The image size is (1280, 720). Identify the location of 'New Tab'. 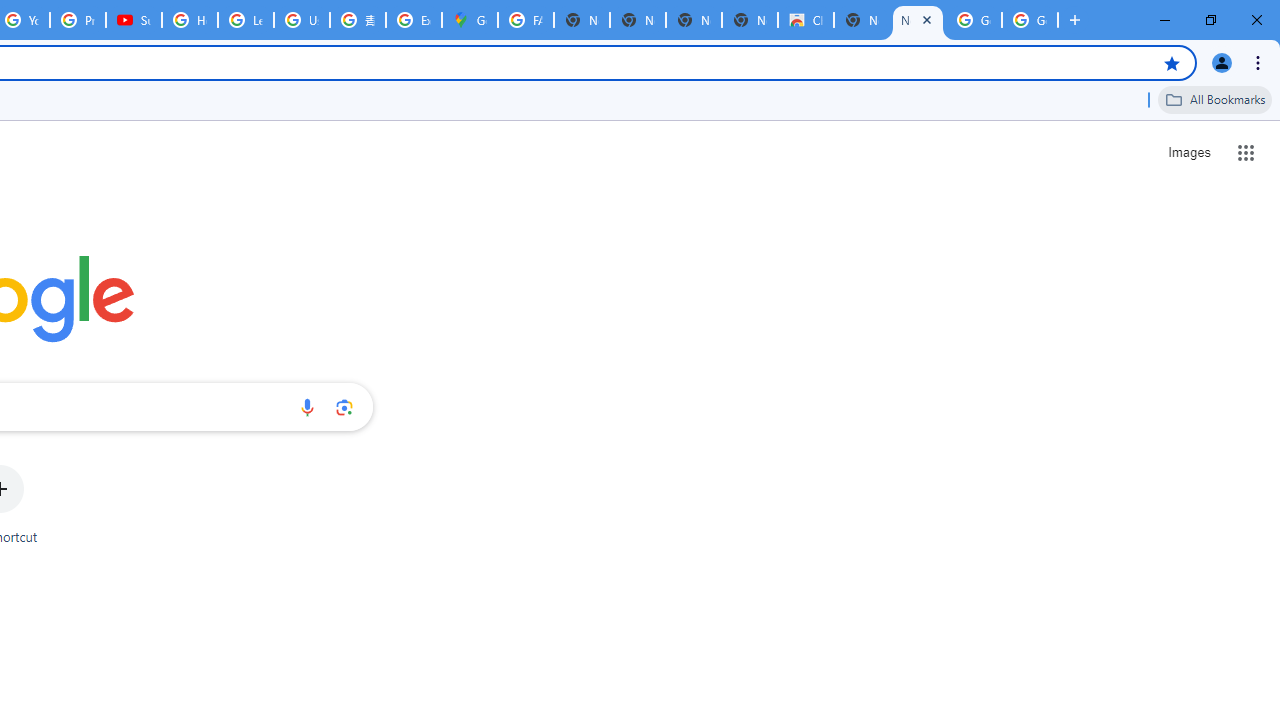
(916, 20).